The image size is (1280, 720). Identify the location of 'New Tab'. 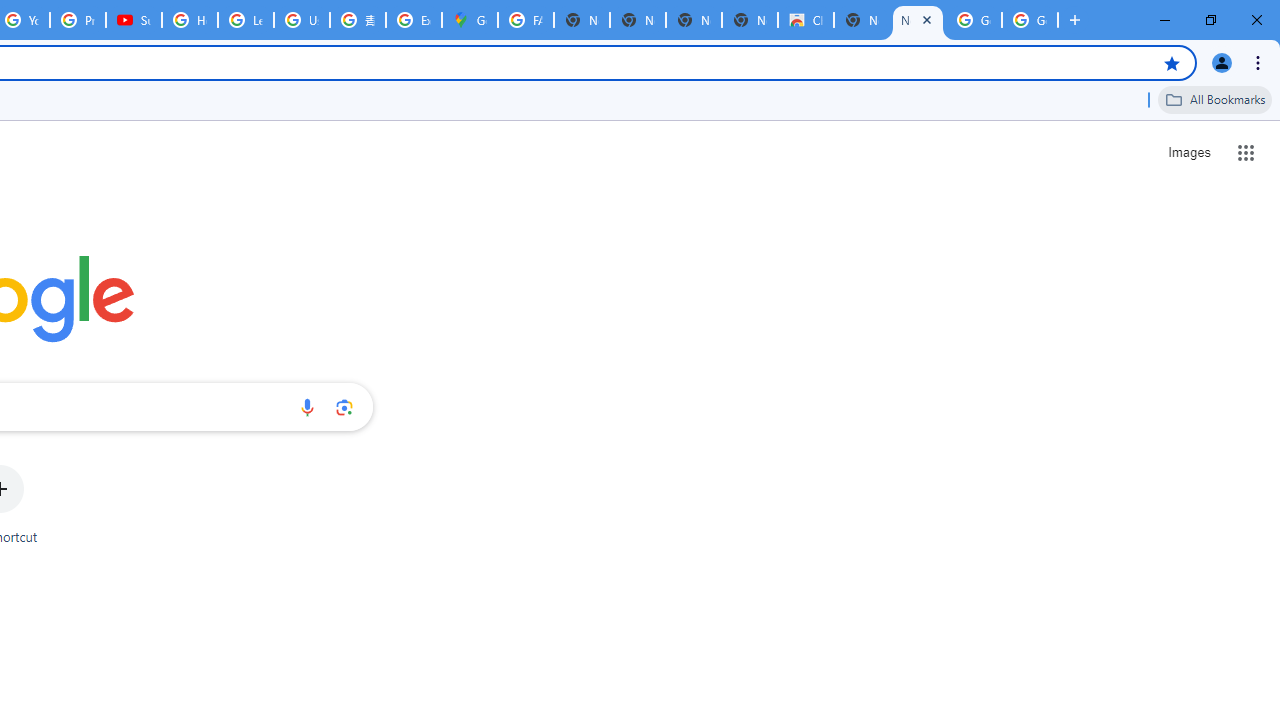
(916, 20).